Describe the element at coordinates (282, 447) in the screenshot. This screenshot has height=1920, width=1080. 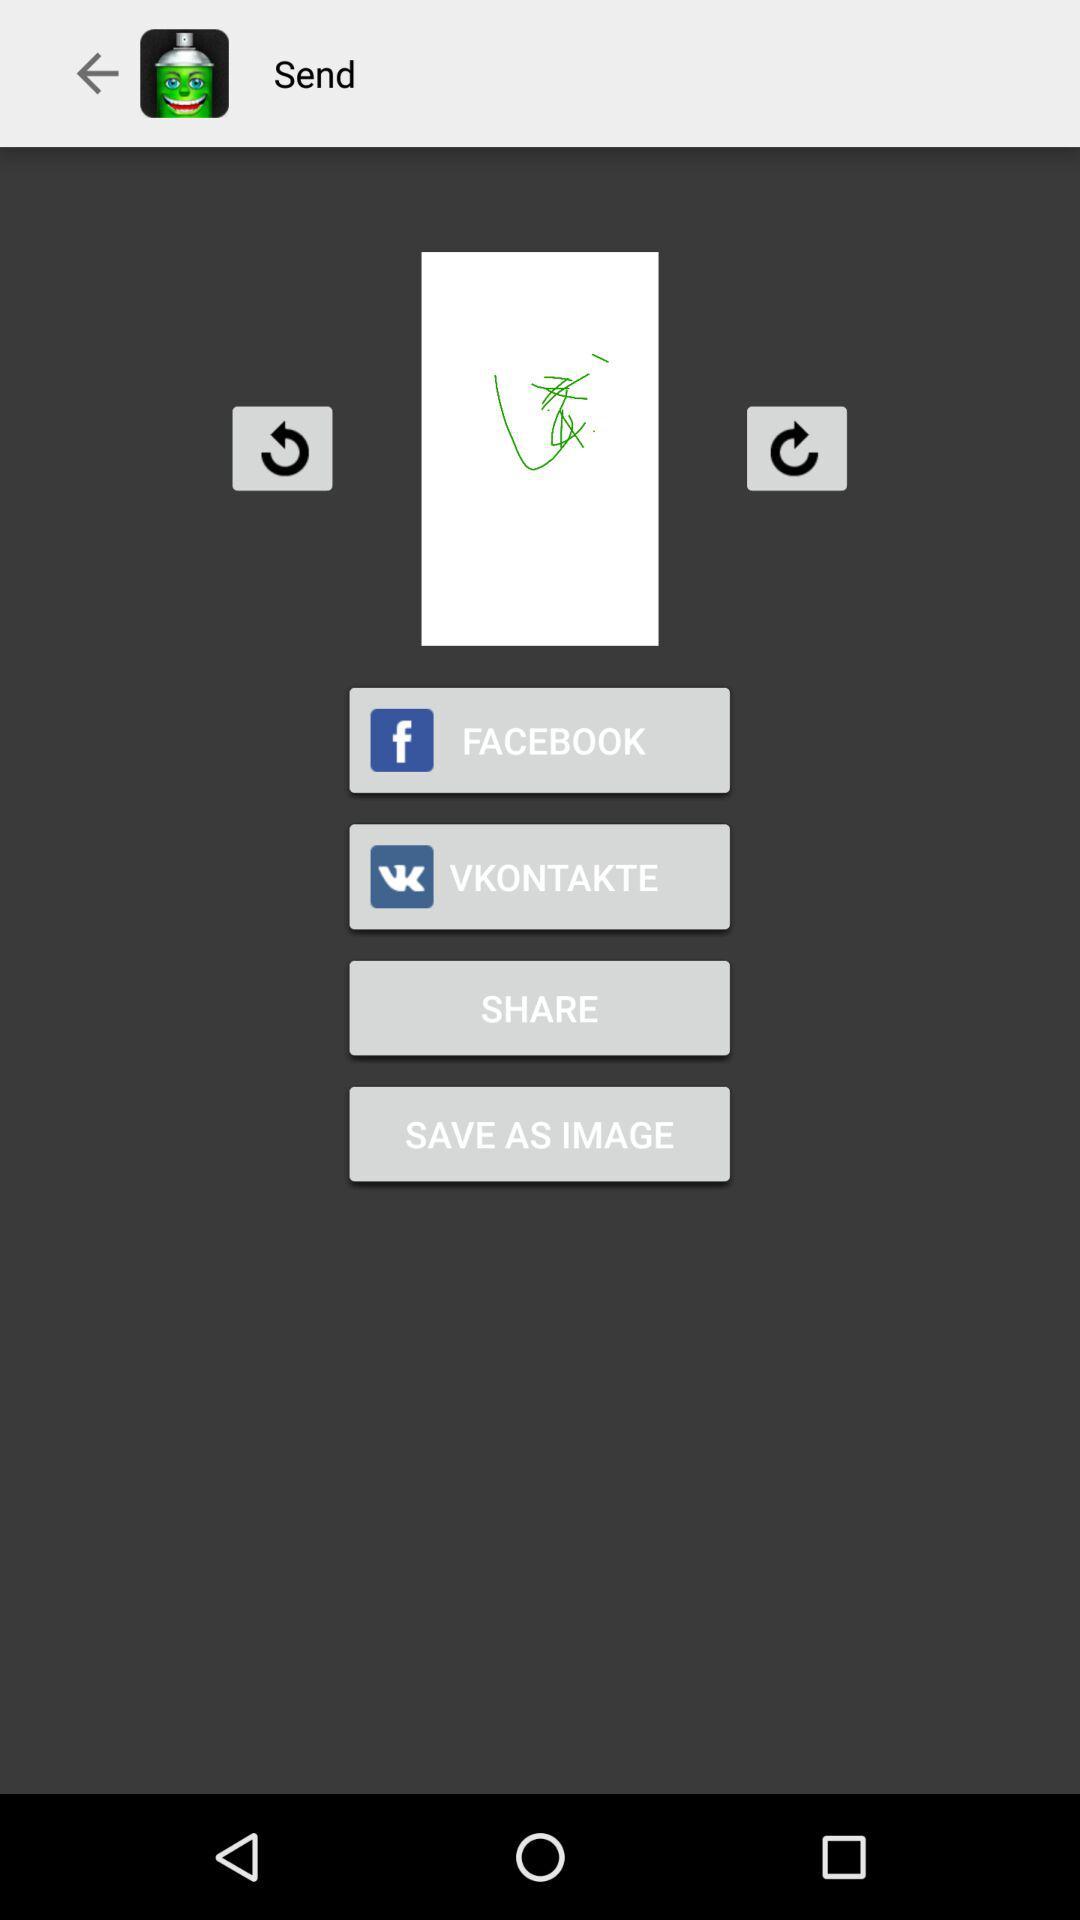
I see `the icon above the facebook icon` at that location.